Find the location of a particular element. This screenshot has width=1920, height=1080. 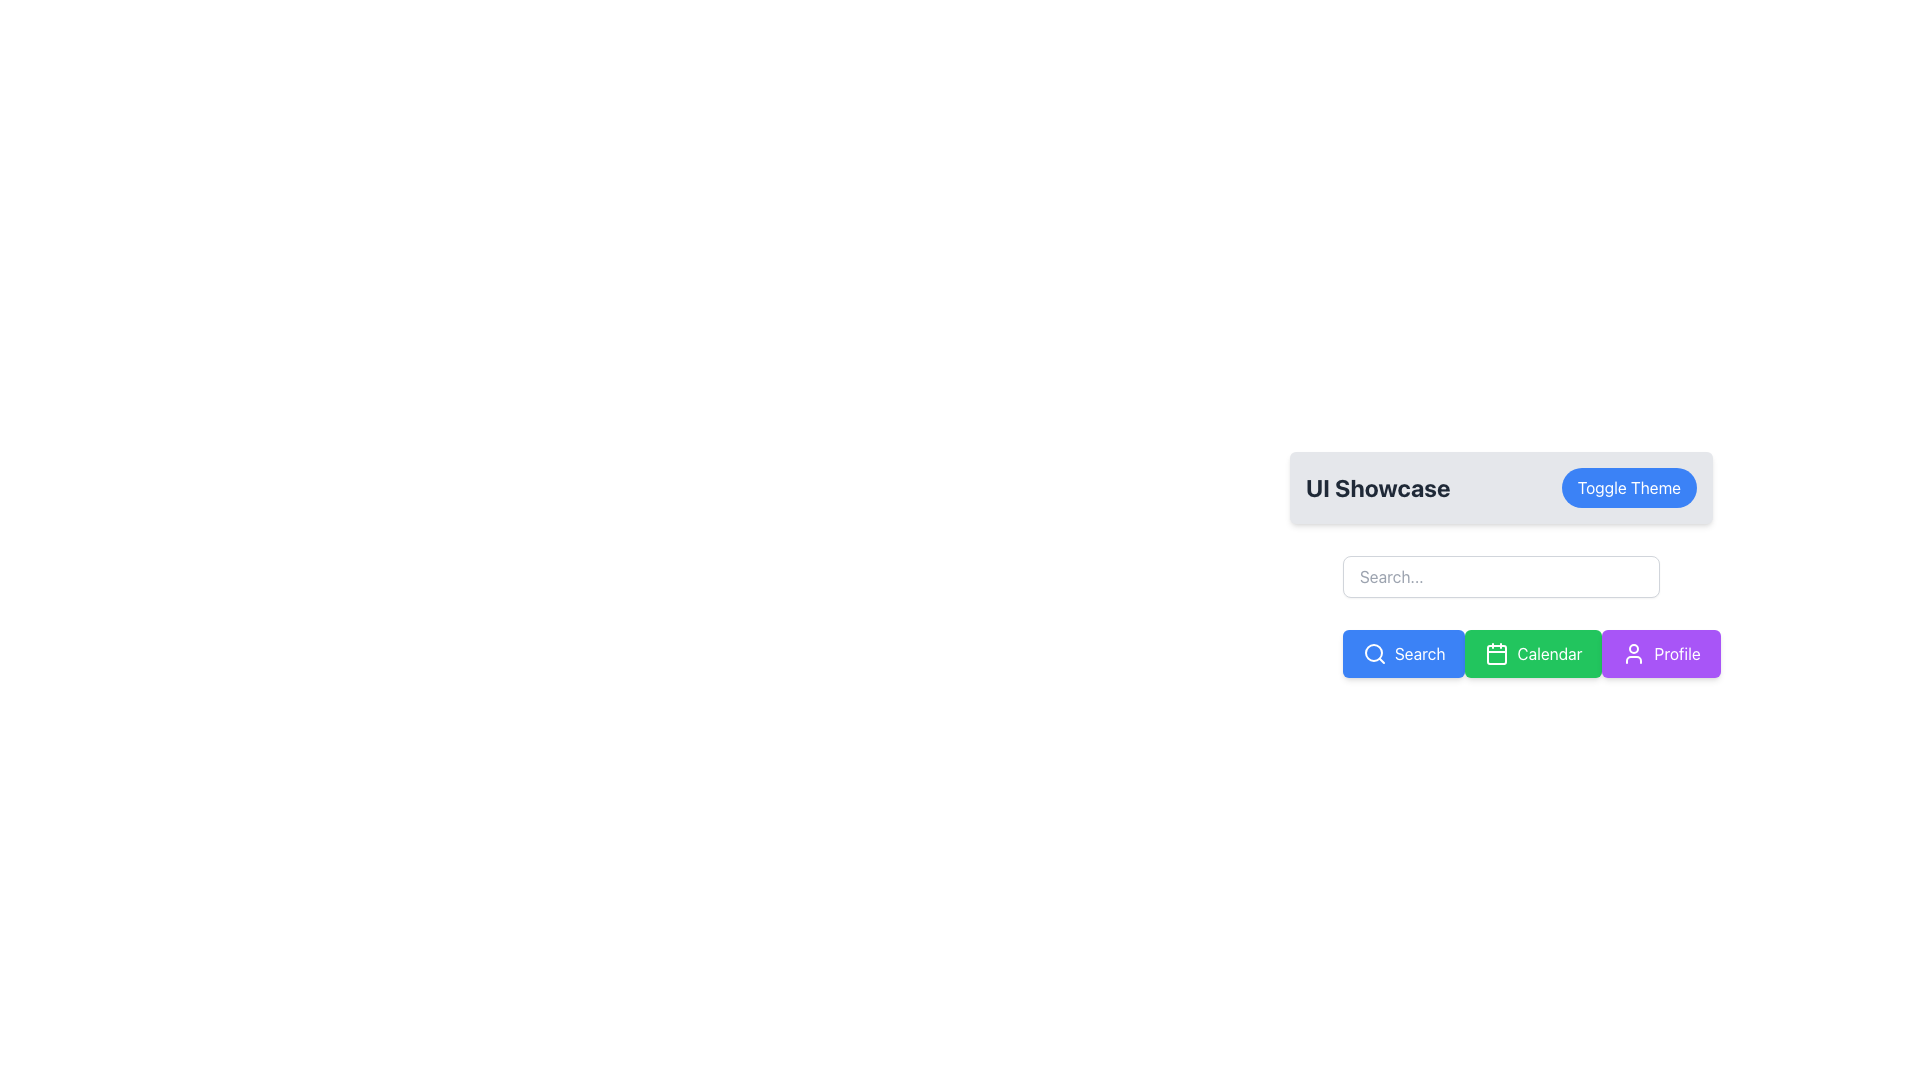

the label for the calendar button, which is the middle button in a set of three located below the 'Search' bar is located at coordinates (1549, 654).